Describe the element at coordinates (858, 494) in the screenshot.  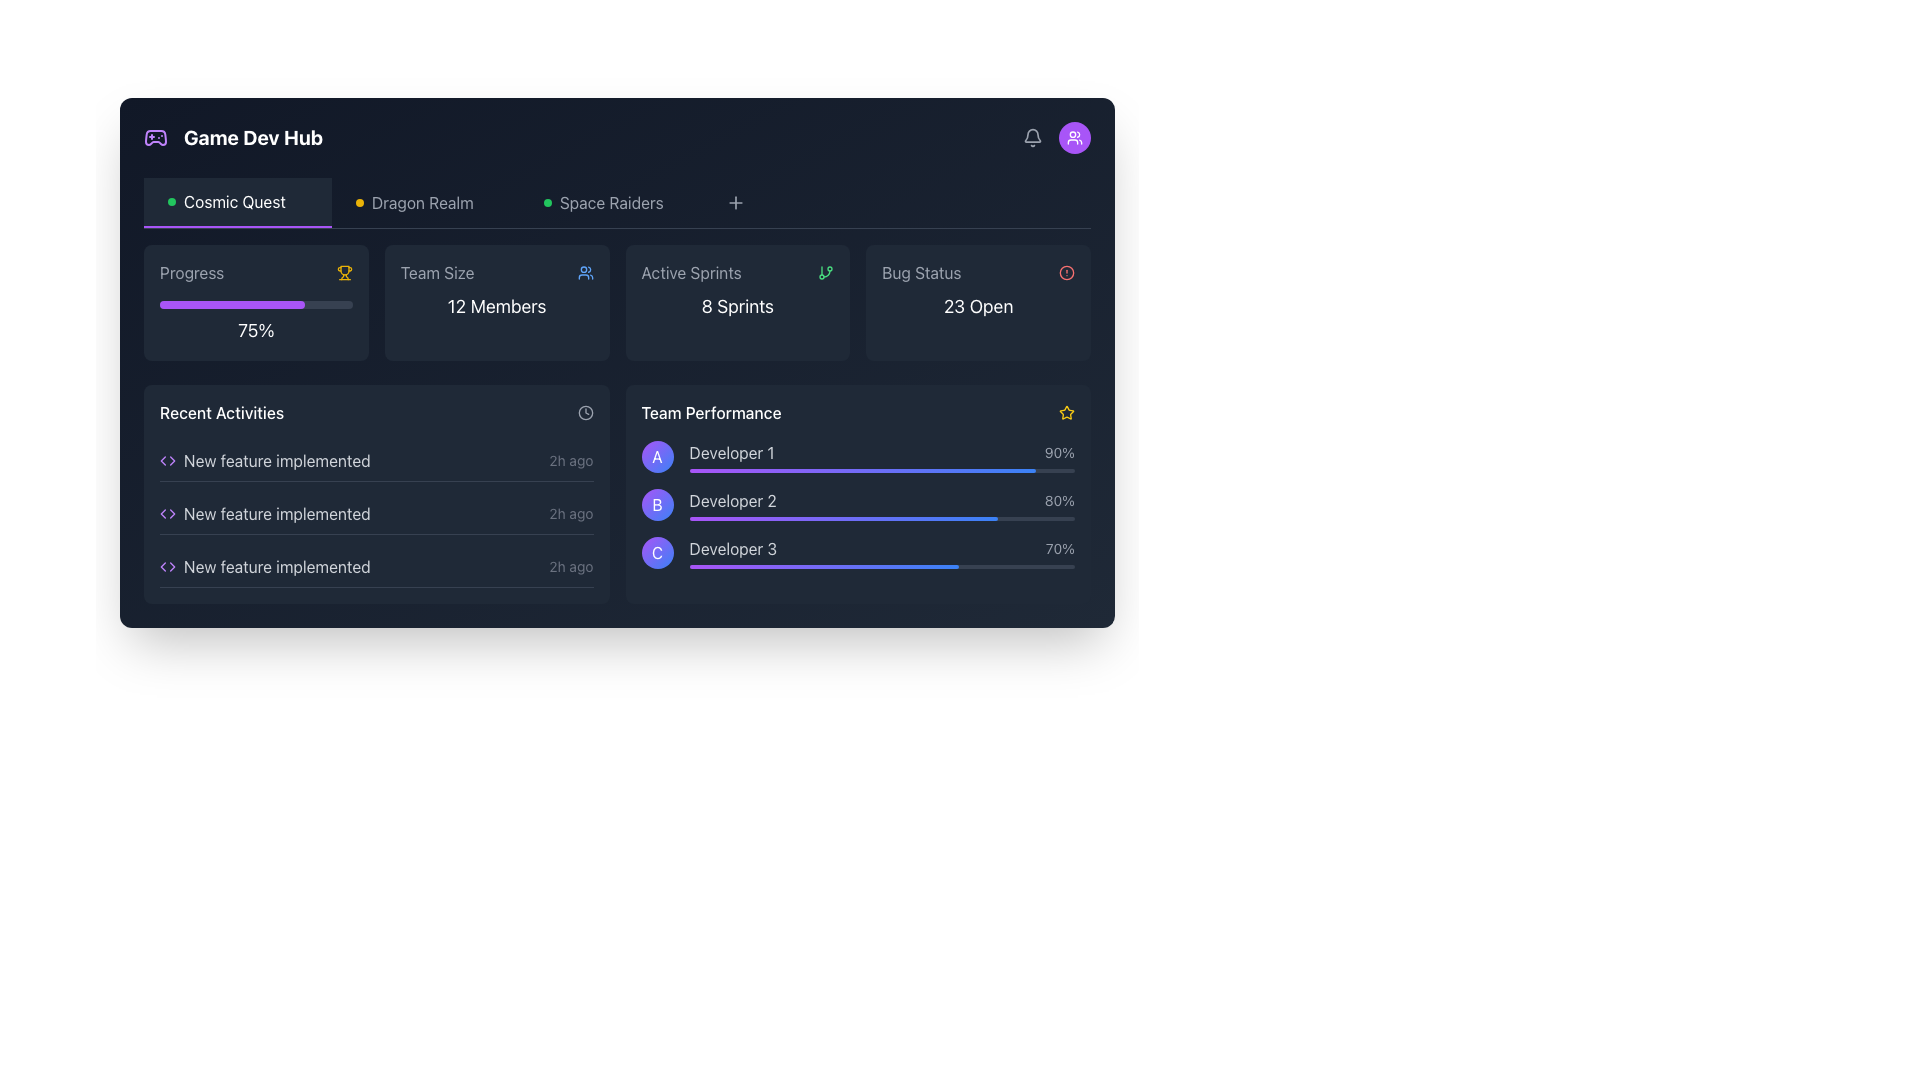
I see `performance data displayed in the 'Team Performance' section, which includes subsections A, B, and C, with job titles and percentages` at that location.